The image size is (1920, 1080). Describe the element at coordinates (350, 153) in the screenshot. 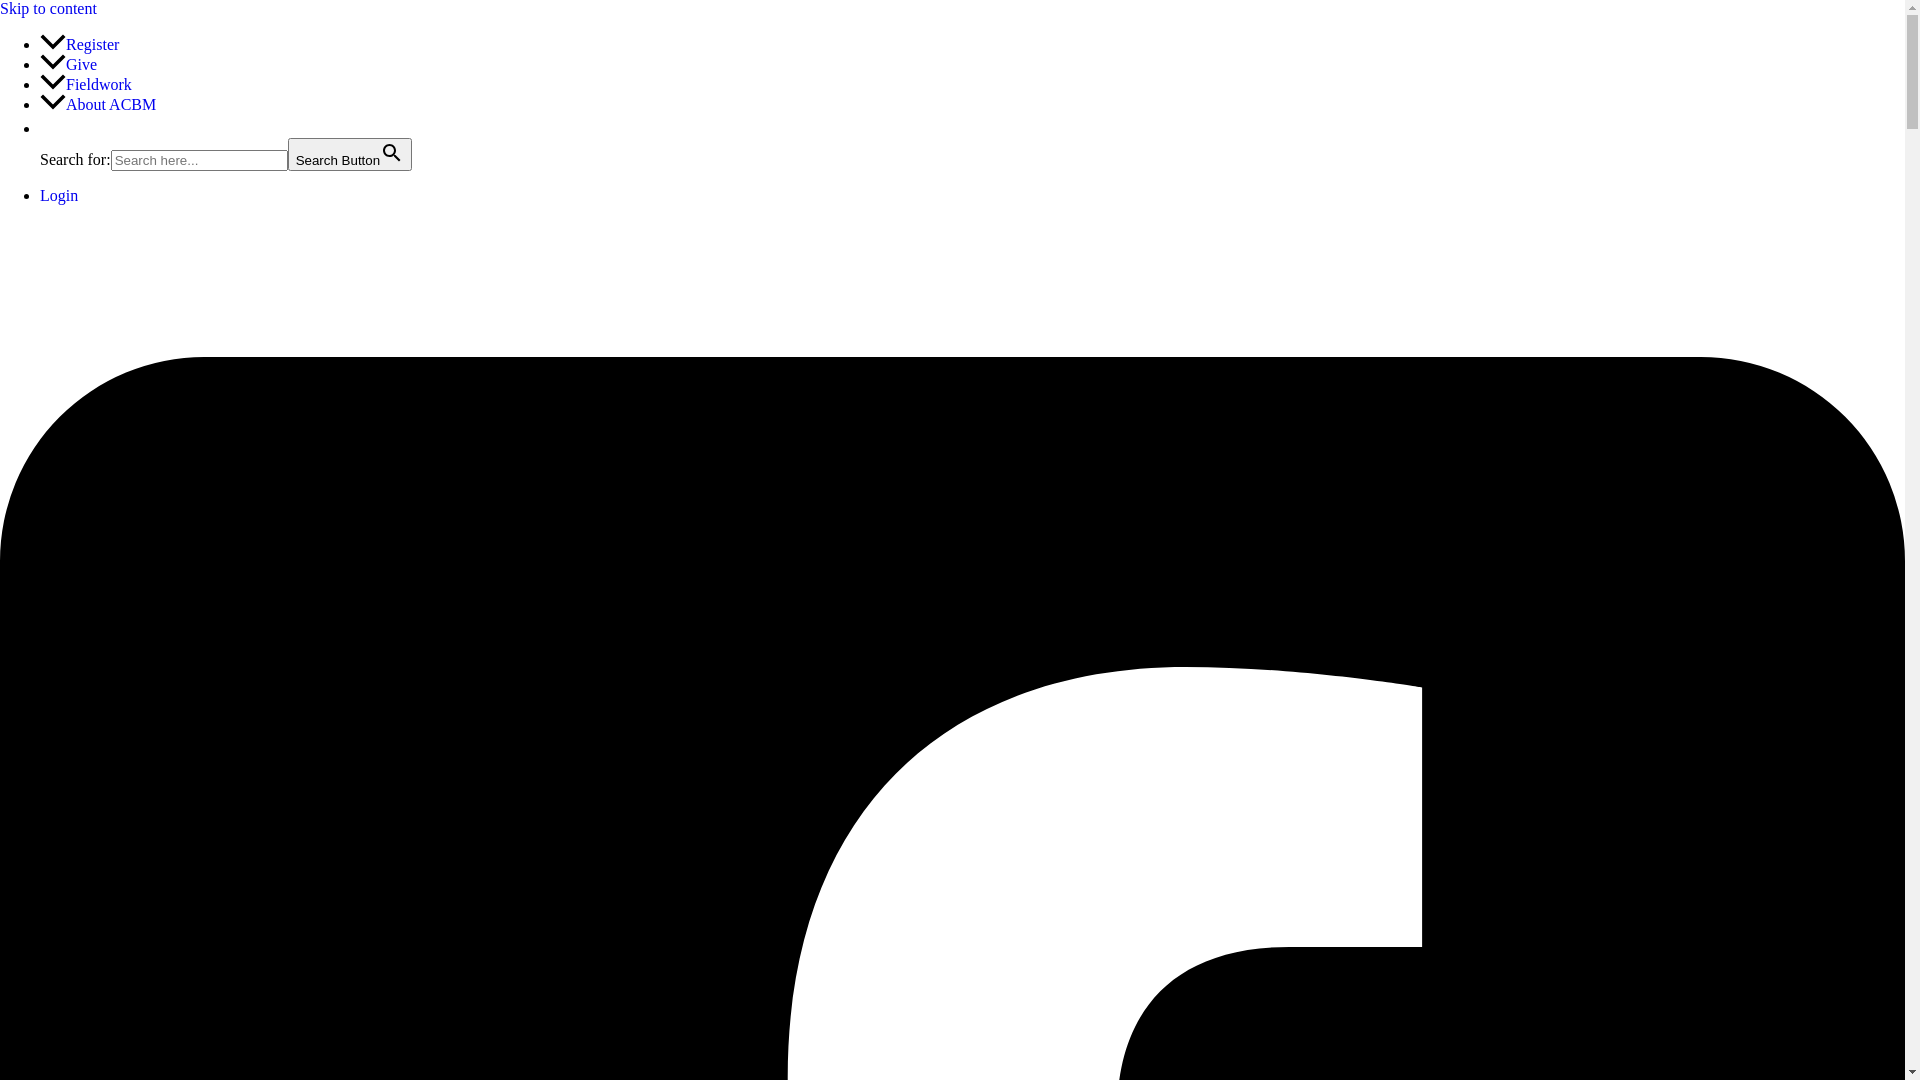

I see `'Search Button'` at that location.